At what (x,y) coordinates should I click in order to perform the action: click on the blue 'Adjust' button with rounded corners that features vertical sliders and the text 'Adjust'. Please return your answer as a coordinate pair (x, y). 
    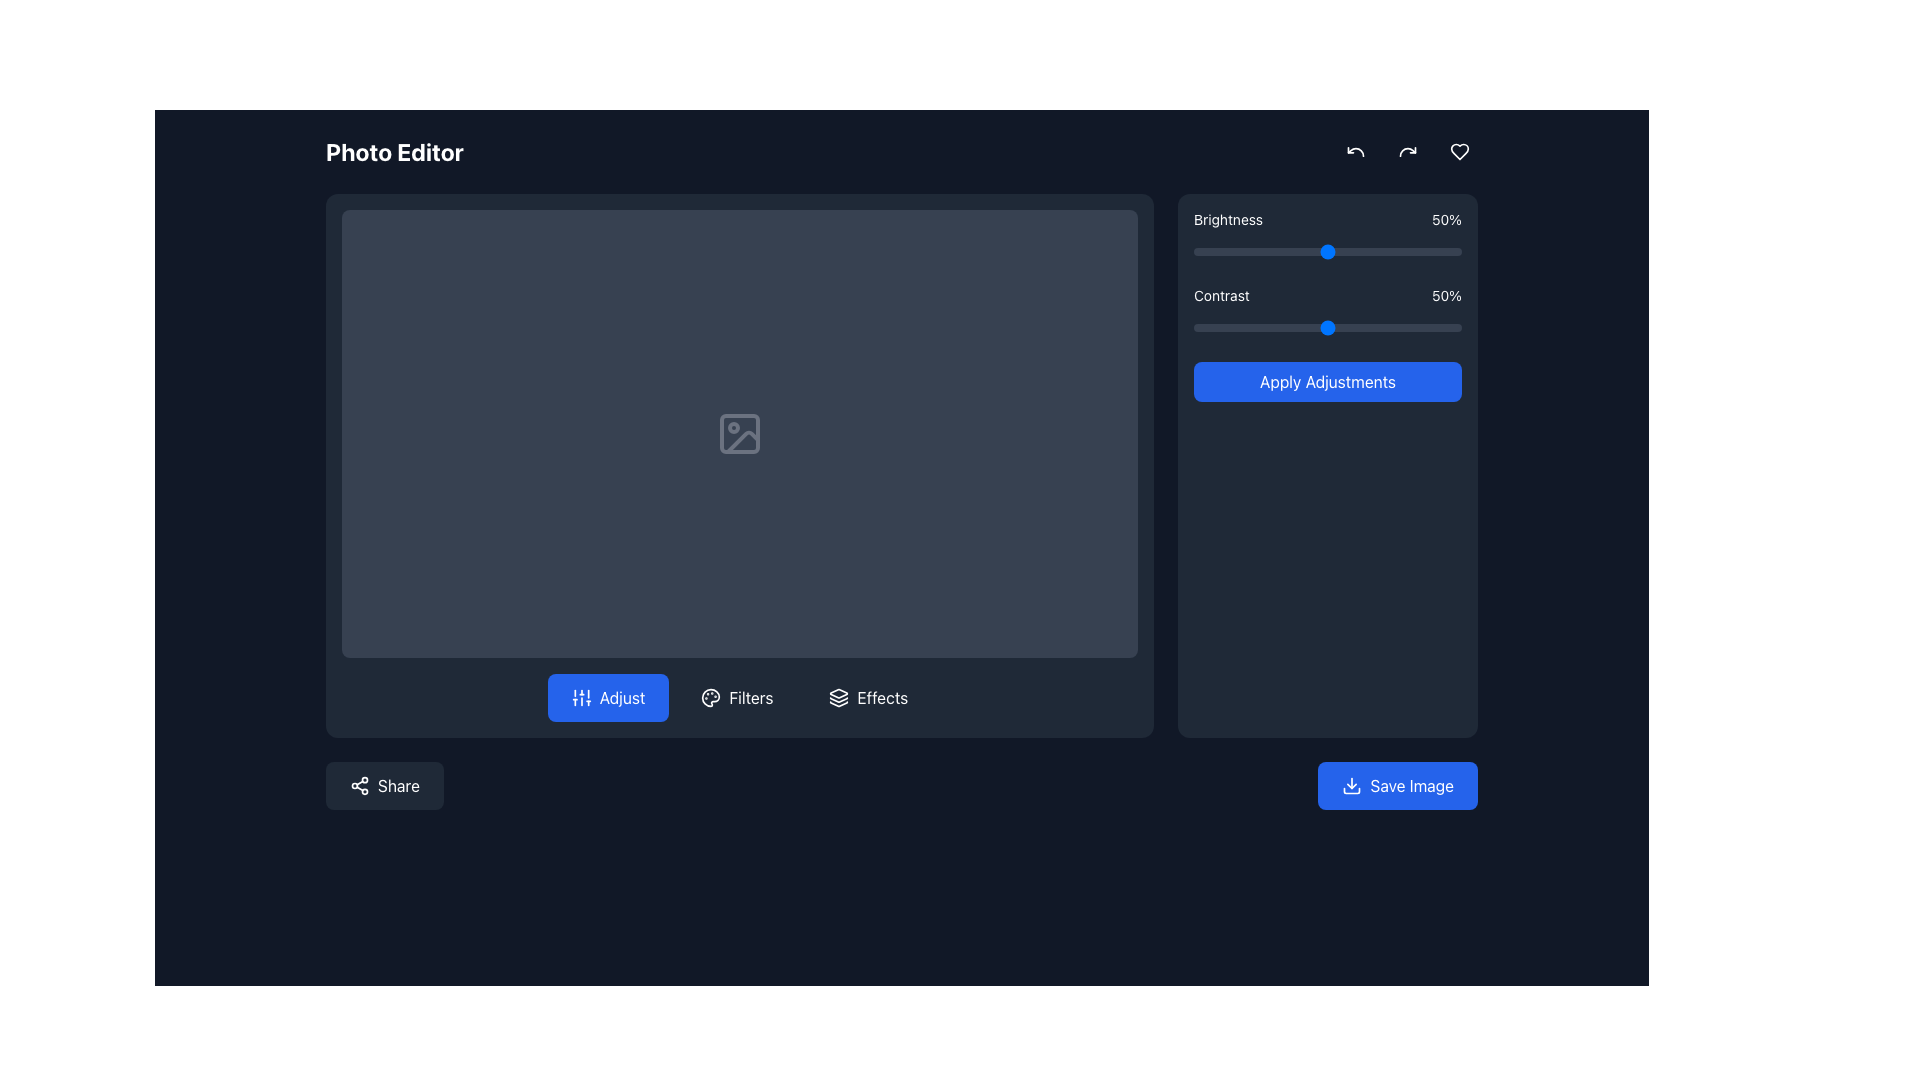
    Looking at the image, I should click on (607, 696).